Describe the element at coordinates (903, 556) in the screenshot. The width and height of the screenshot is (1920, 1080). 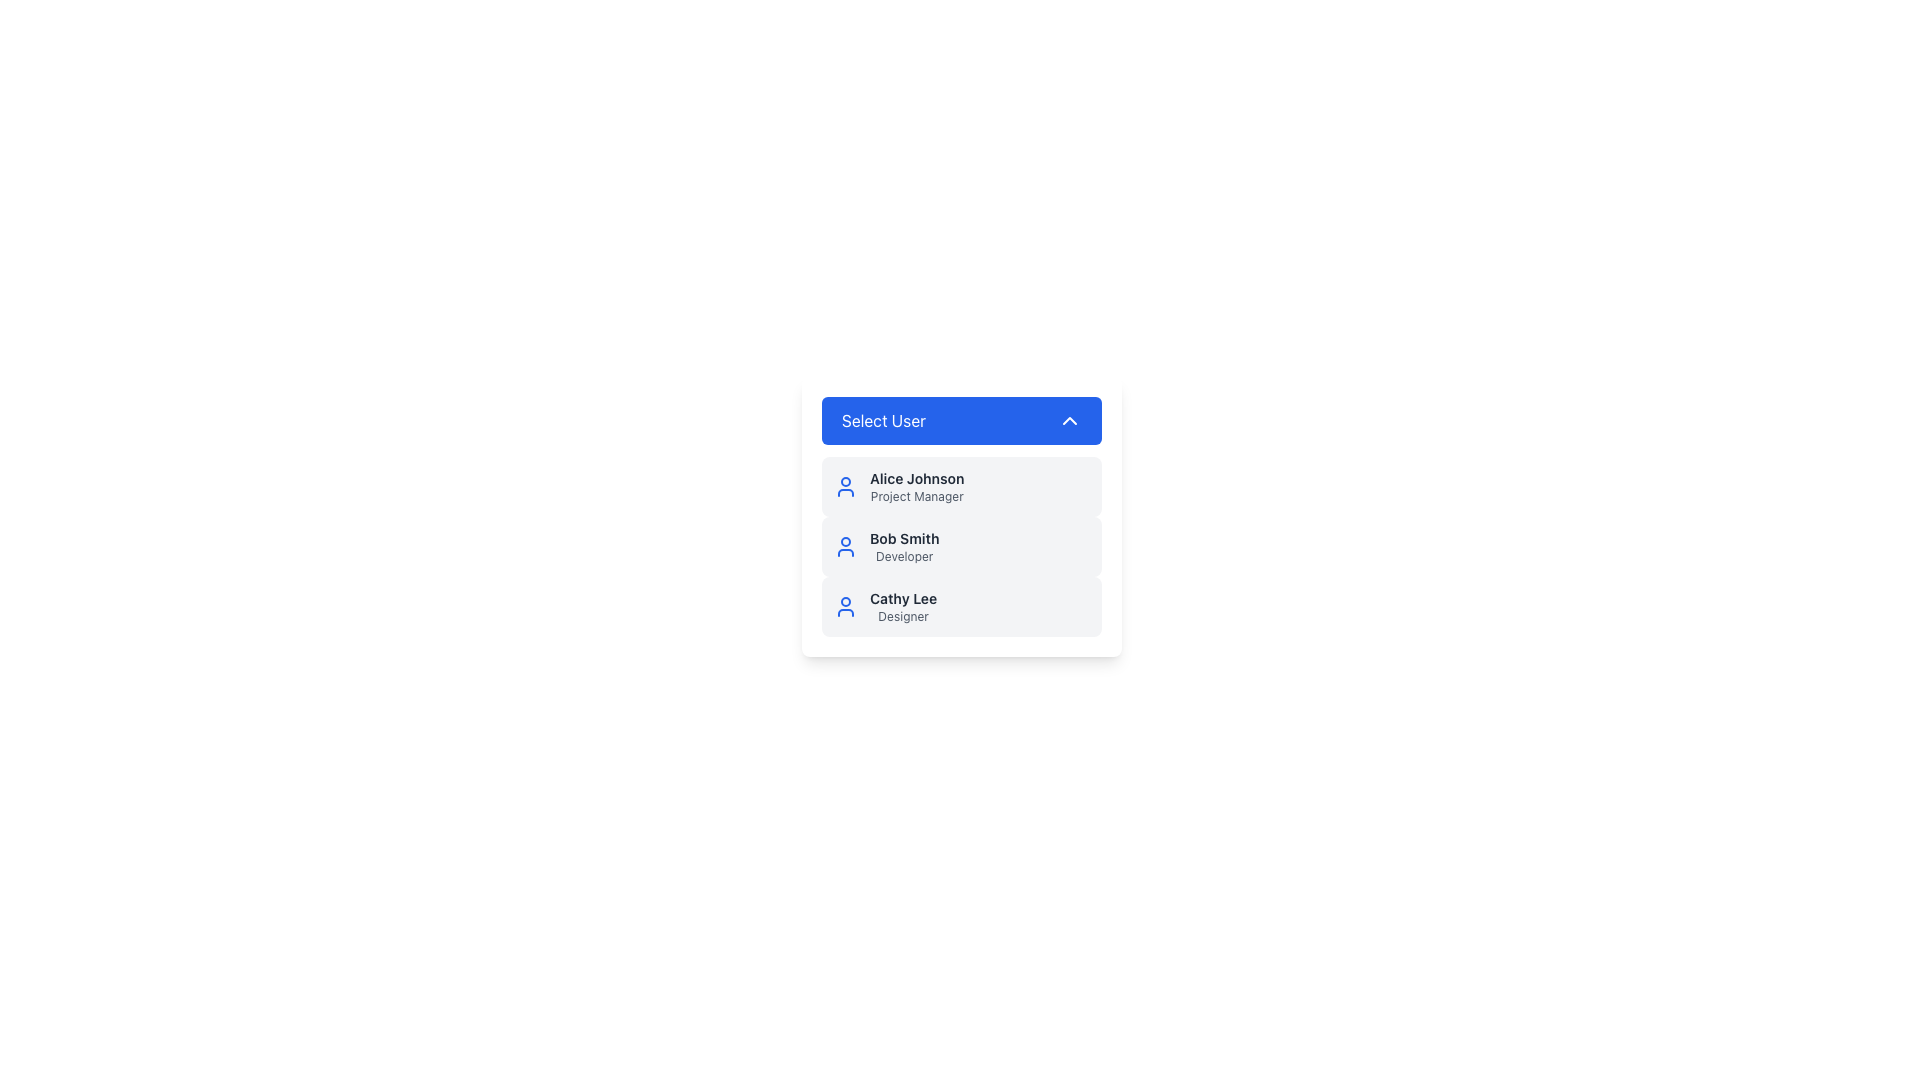
I see `the text label displaying 'Developer' in small gray font positioned beneath 'Bob Smith'` at that location.